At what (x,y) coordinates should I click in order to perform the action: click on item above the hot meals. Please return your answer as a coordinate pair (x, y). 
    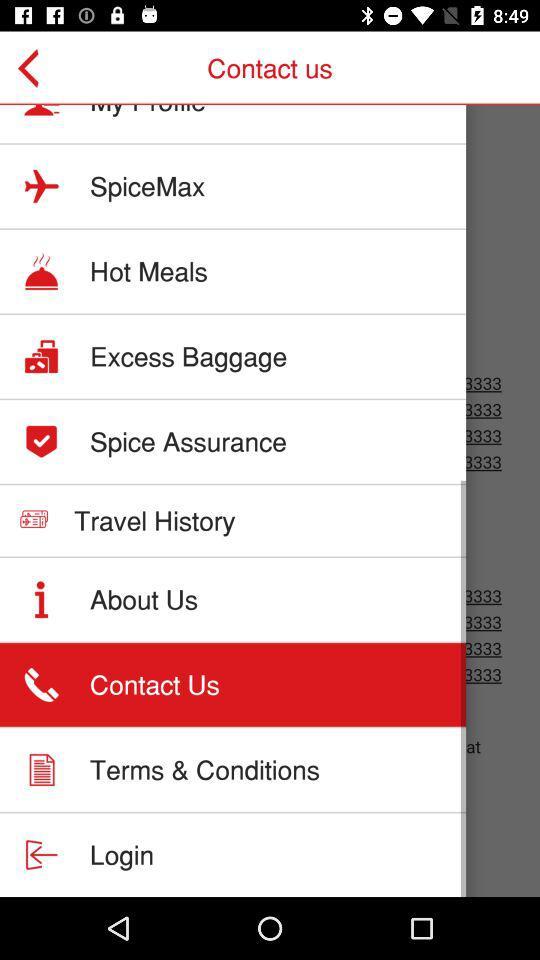
    Looking at the image, I should click on (146, 186).